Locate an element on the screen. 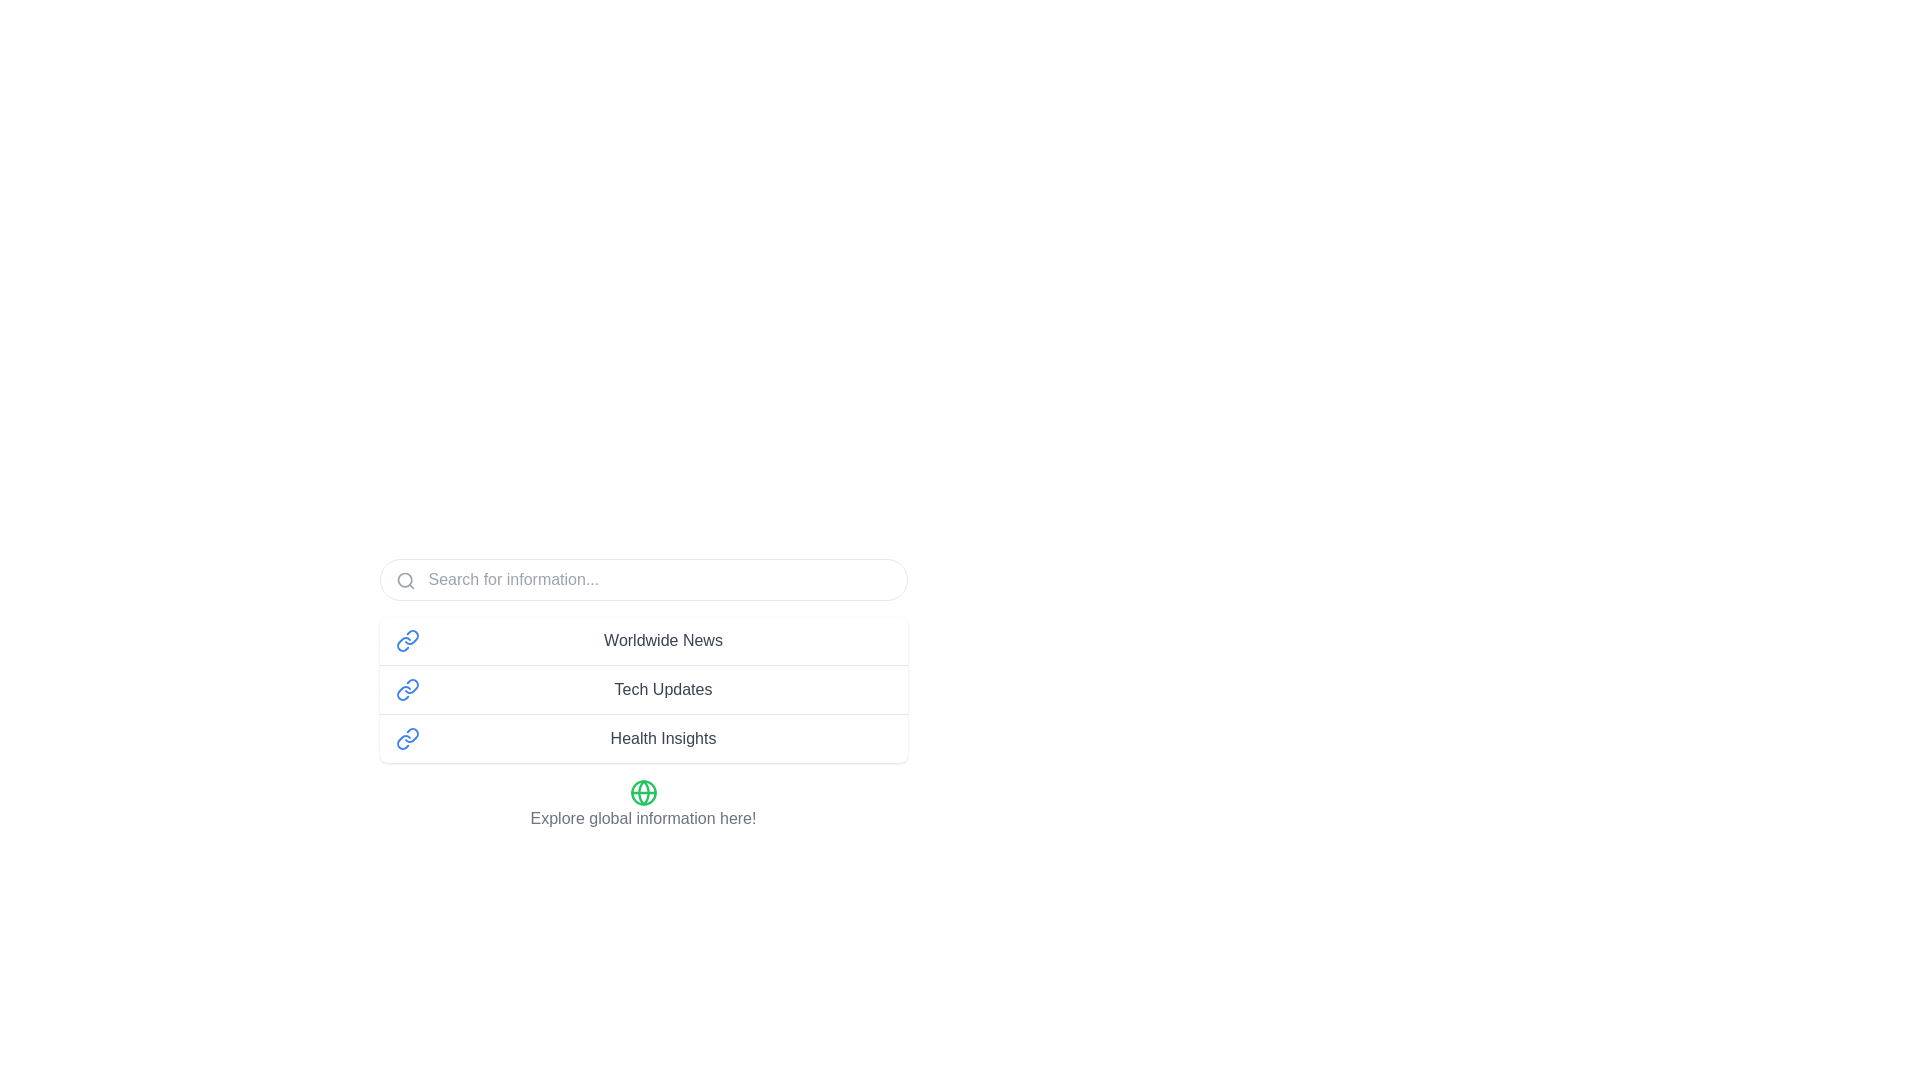 Image resolution: width=1920 pixels, height=1080 pixels. the hyperlink icon located at the top-left corner of the 'Worldwide News' row, adjacent to the text 'Worldwide News' is located at coordinates (406, 640).